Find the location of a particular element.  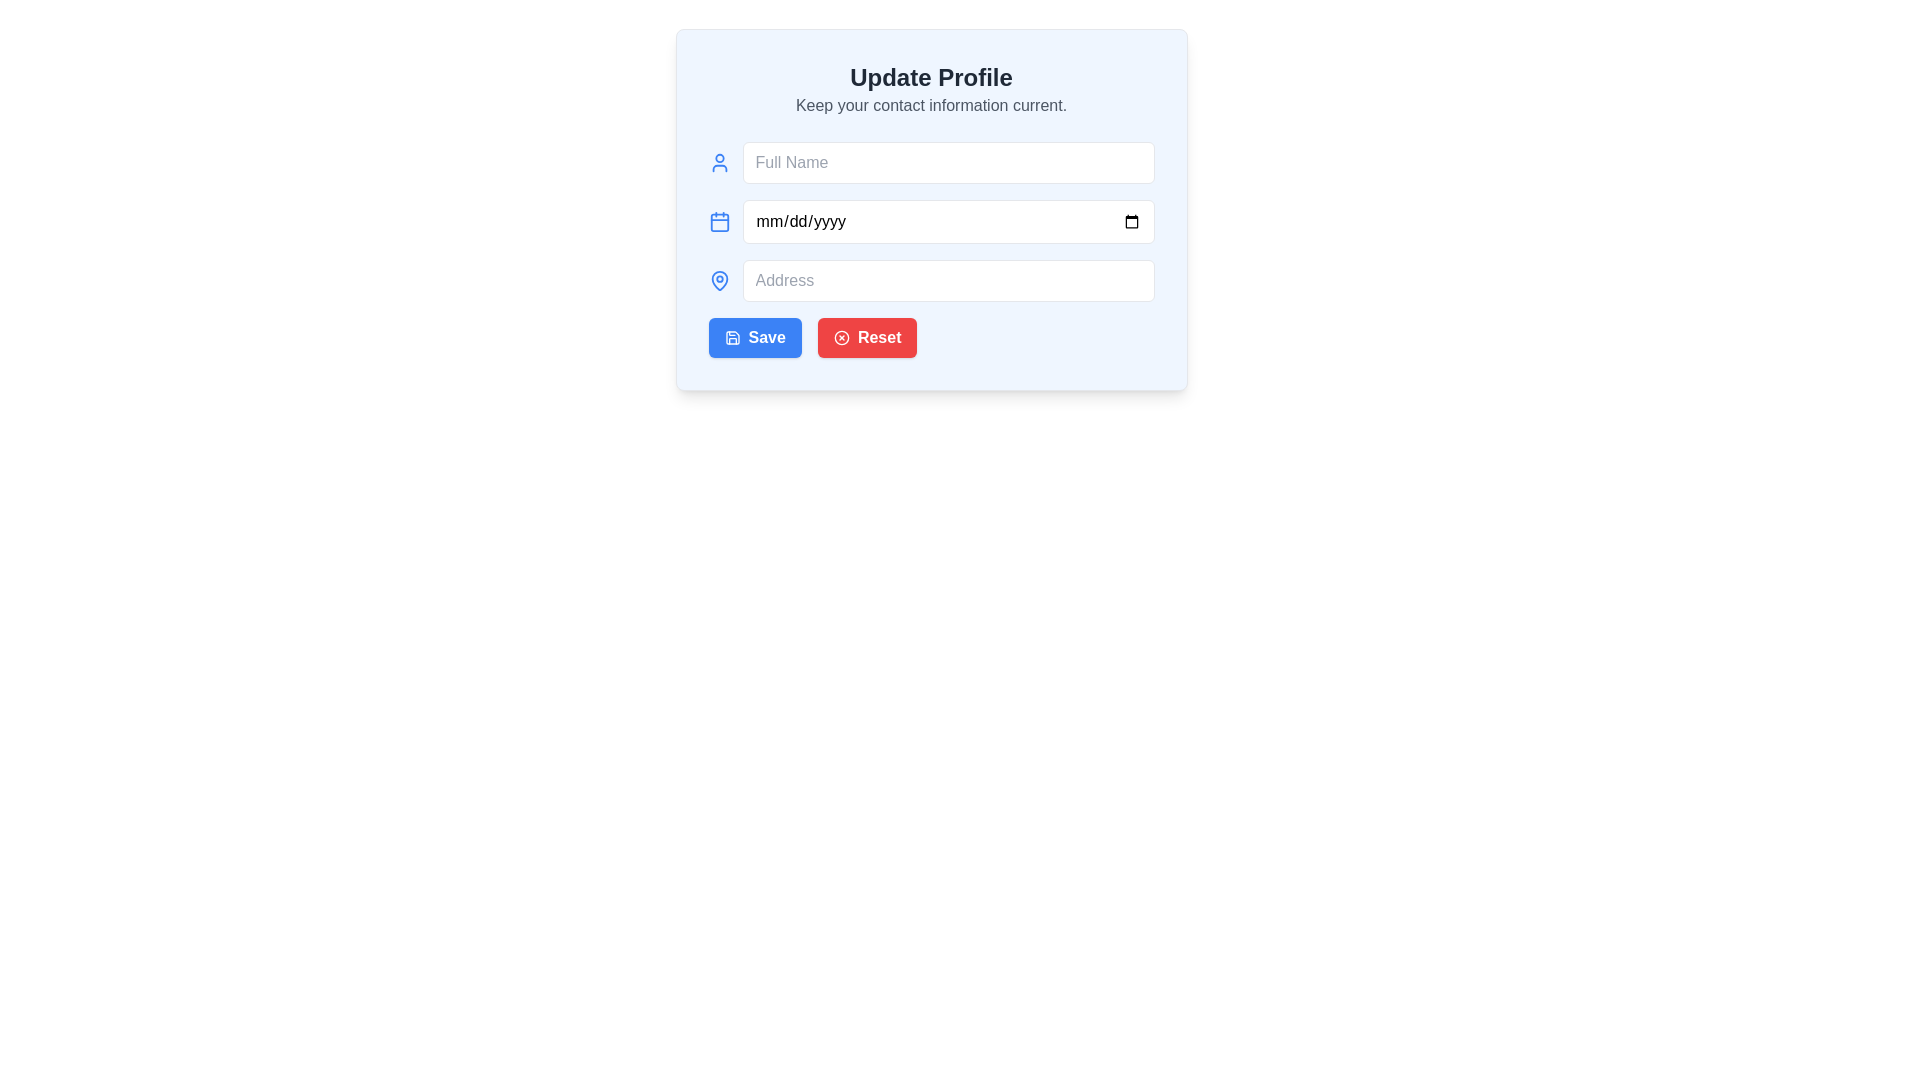

the blue outline user icon located to the left of the 'Full Name' input field is located at coordinates (719, 161).